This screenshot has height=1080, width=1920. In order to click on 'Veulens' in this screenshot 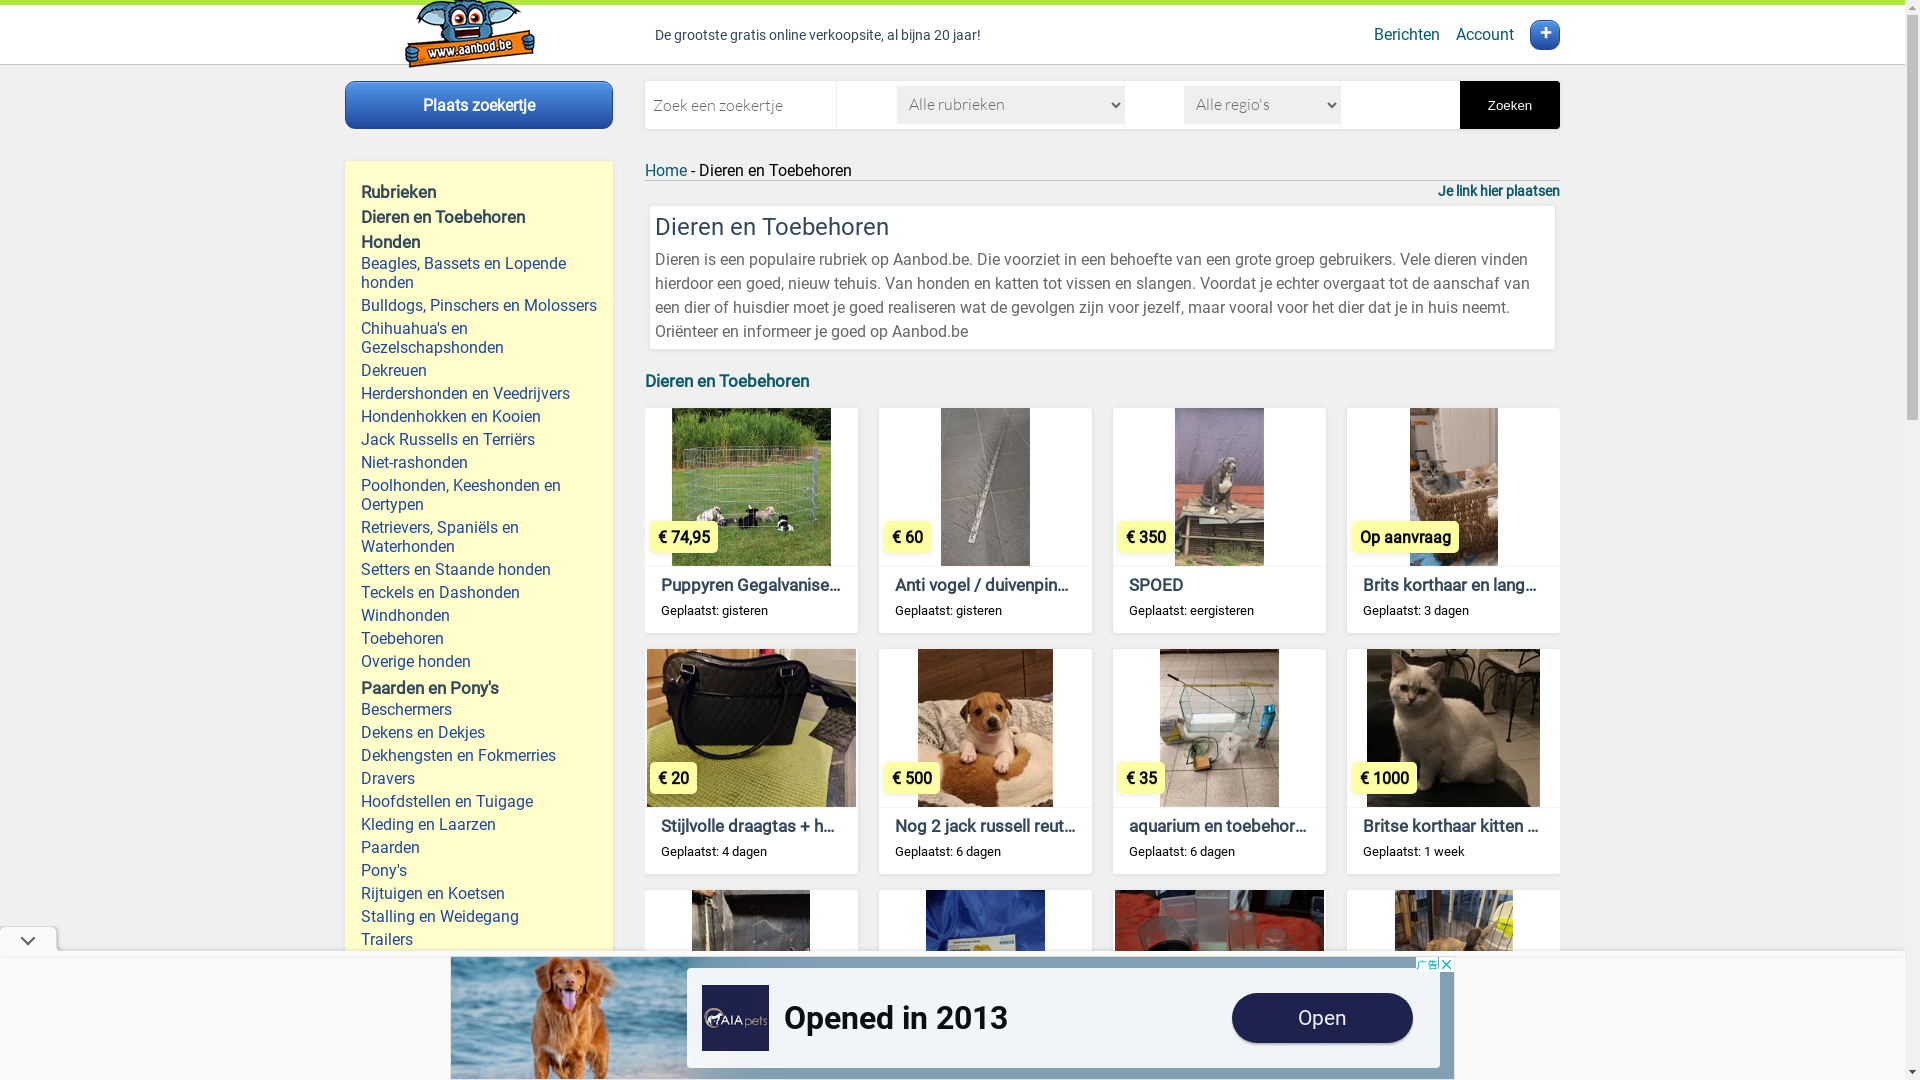, I will do `click(478, 1008)`.